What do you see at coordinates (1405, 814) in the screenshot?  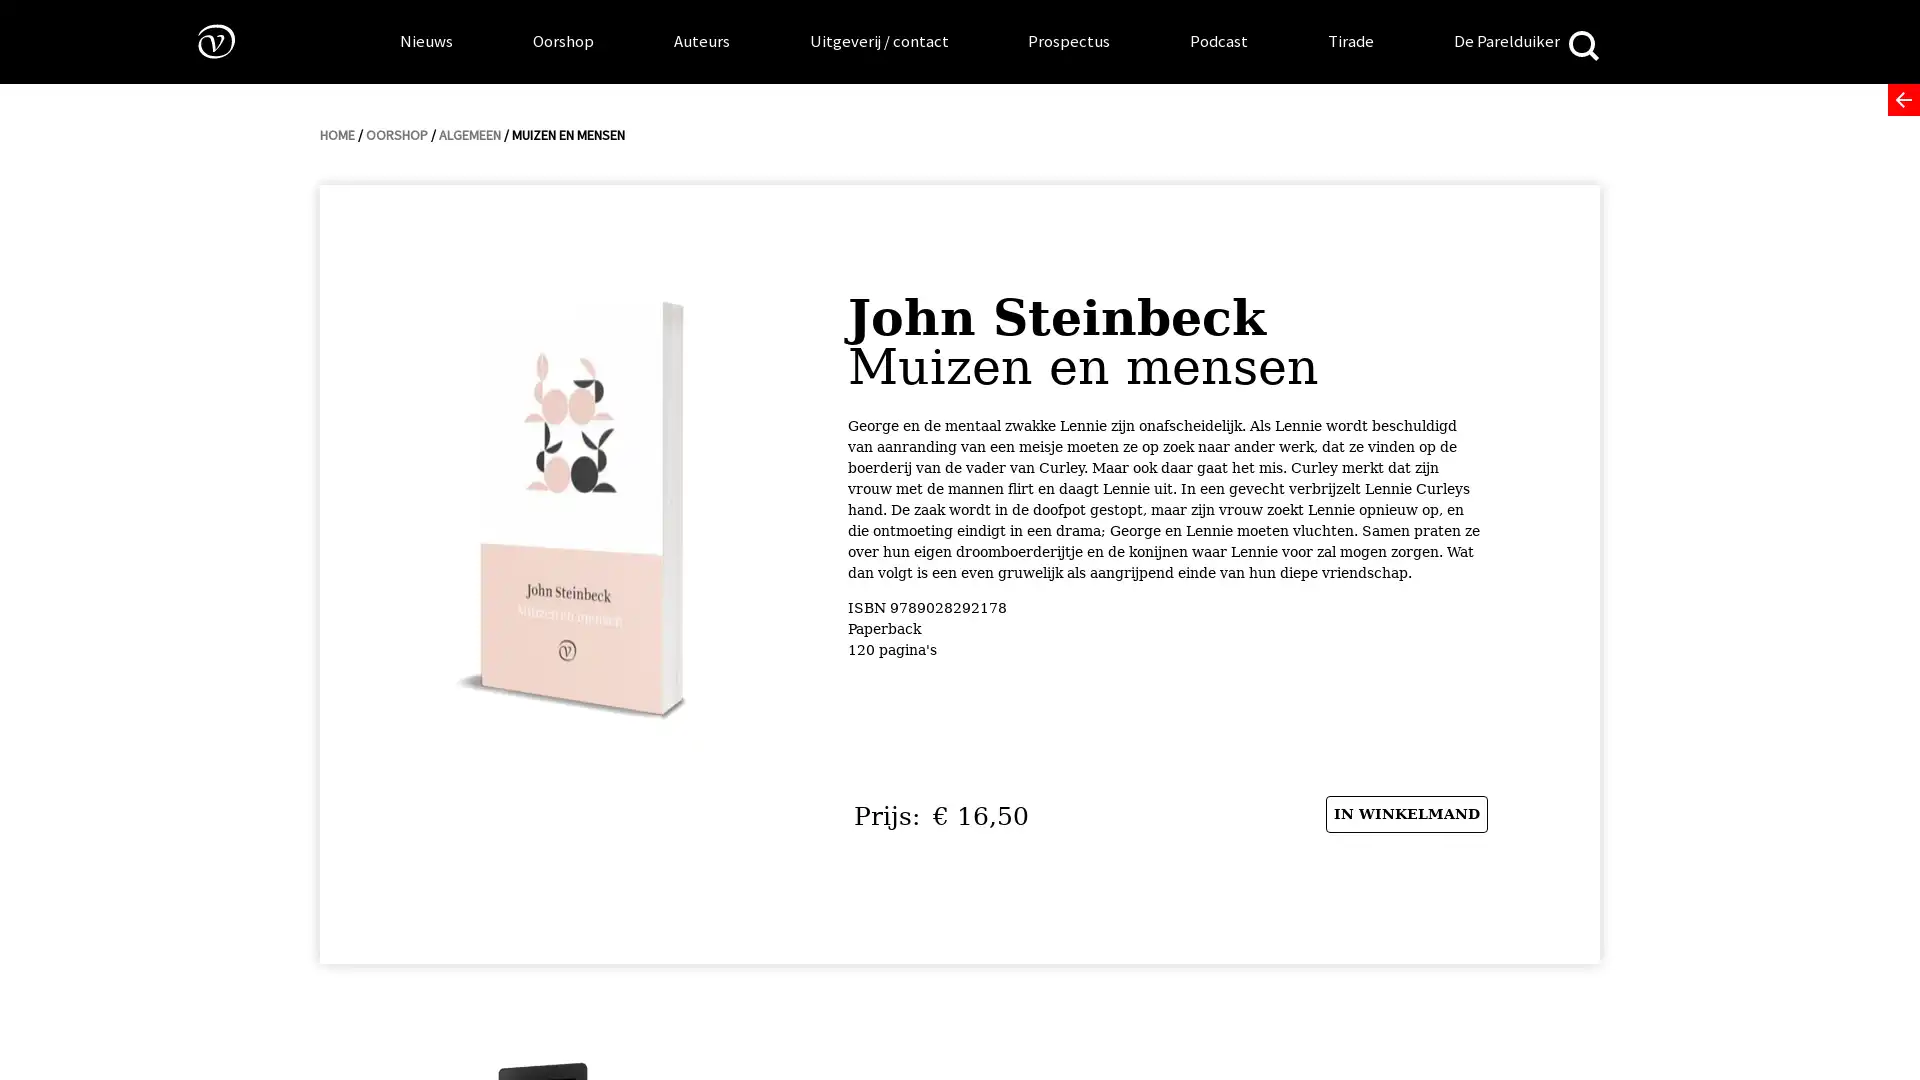 I see `IN WINKELMAND` at bounding box center [1405, 814].